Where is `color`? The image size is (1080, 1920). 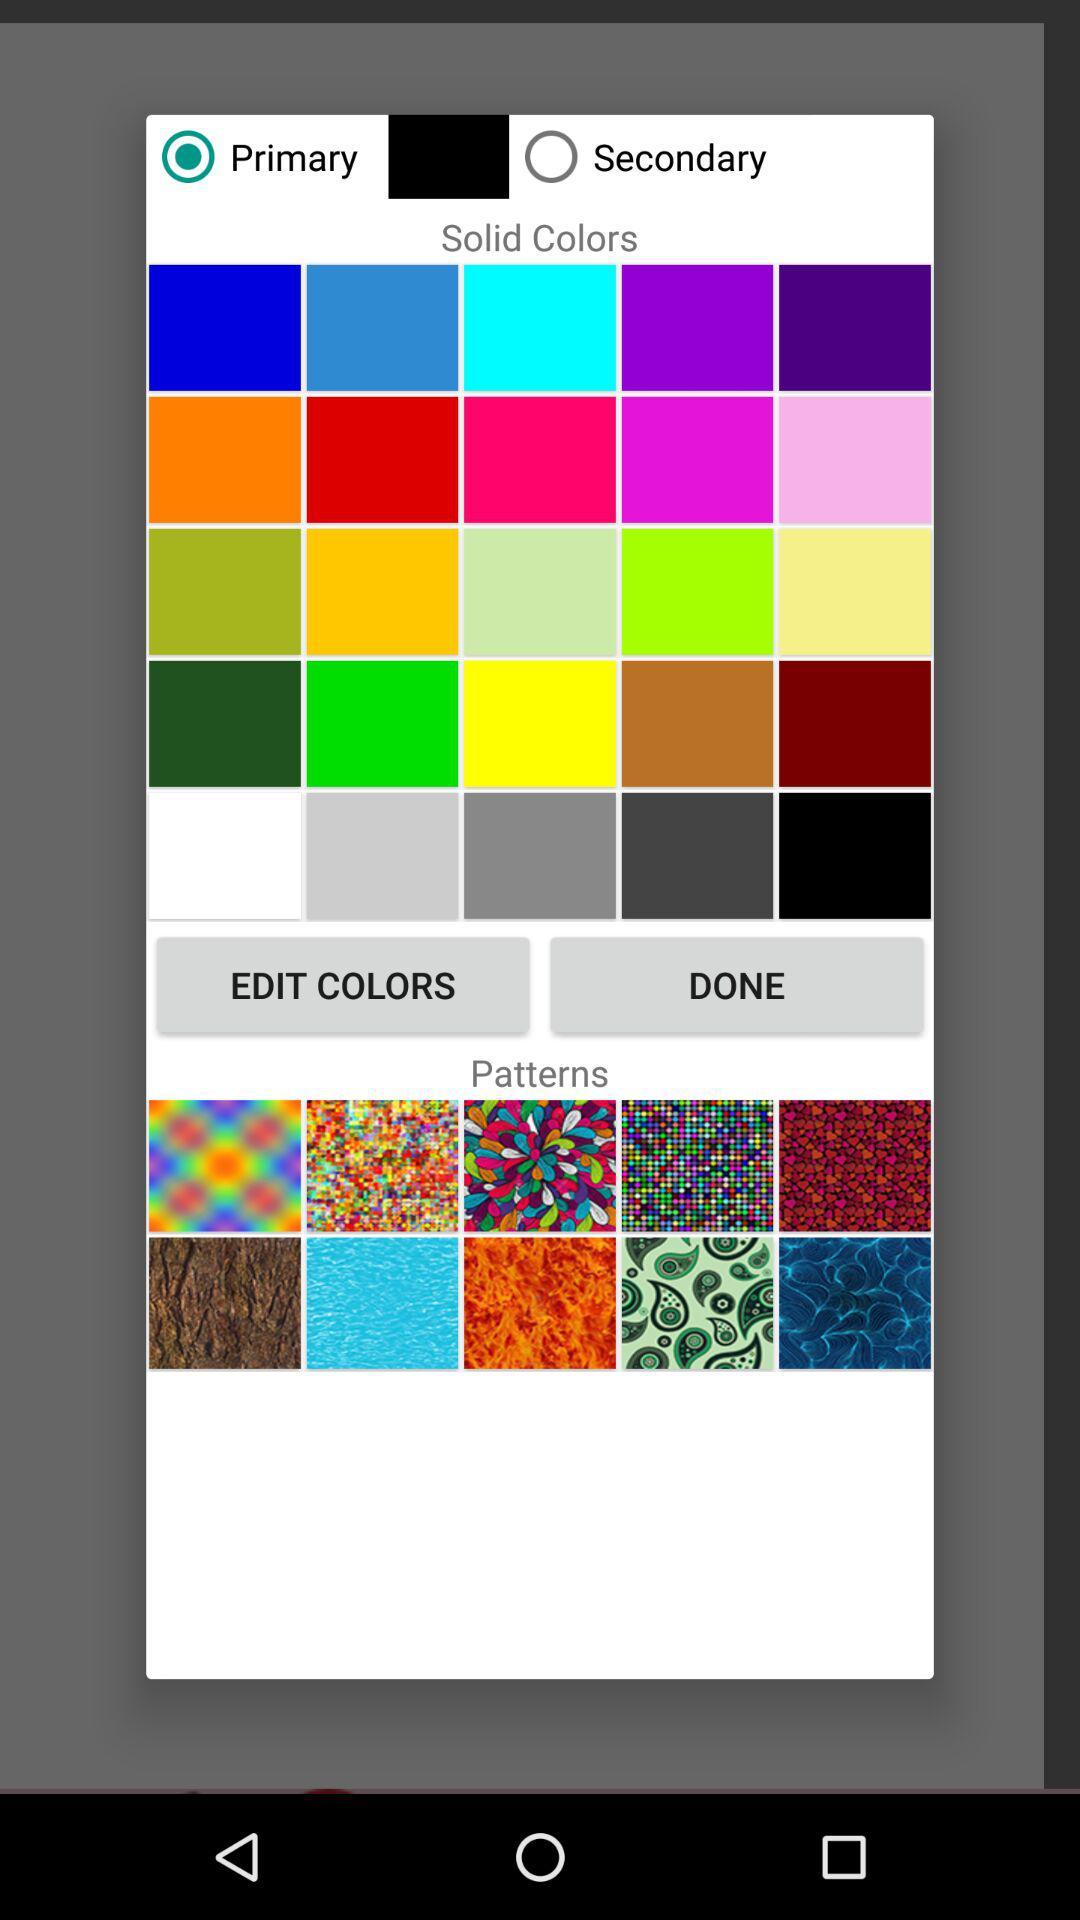
color is located at coordinates (855, 458).